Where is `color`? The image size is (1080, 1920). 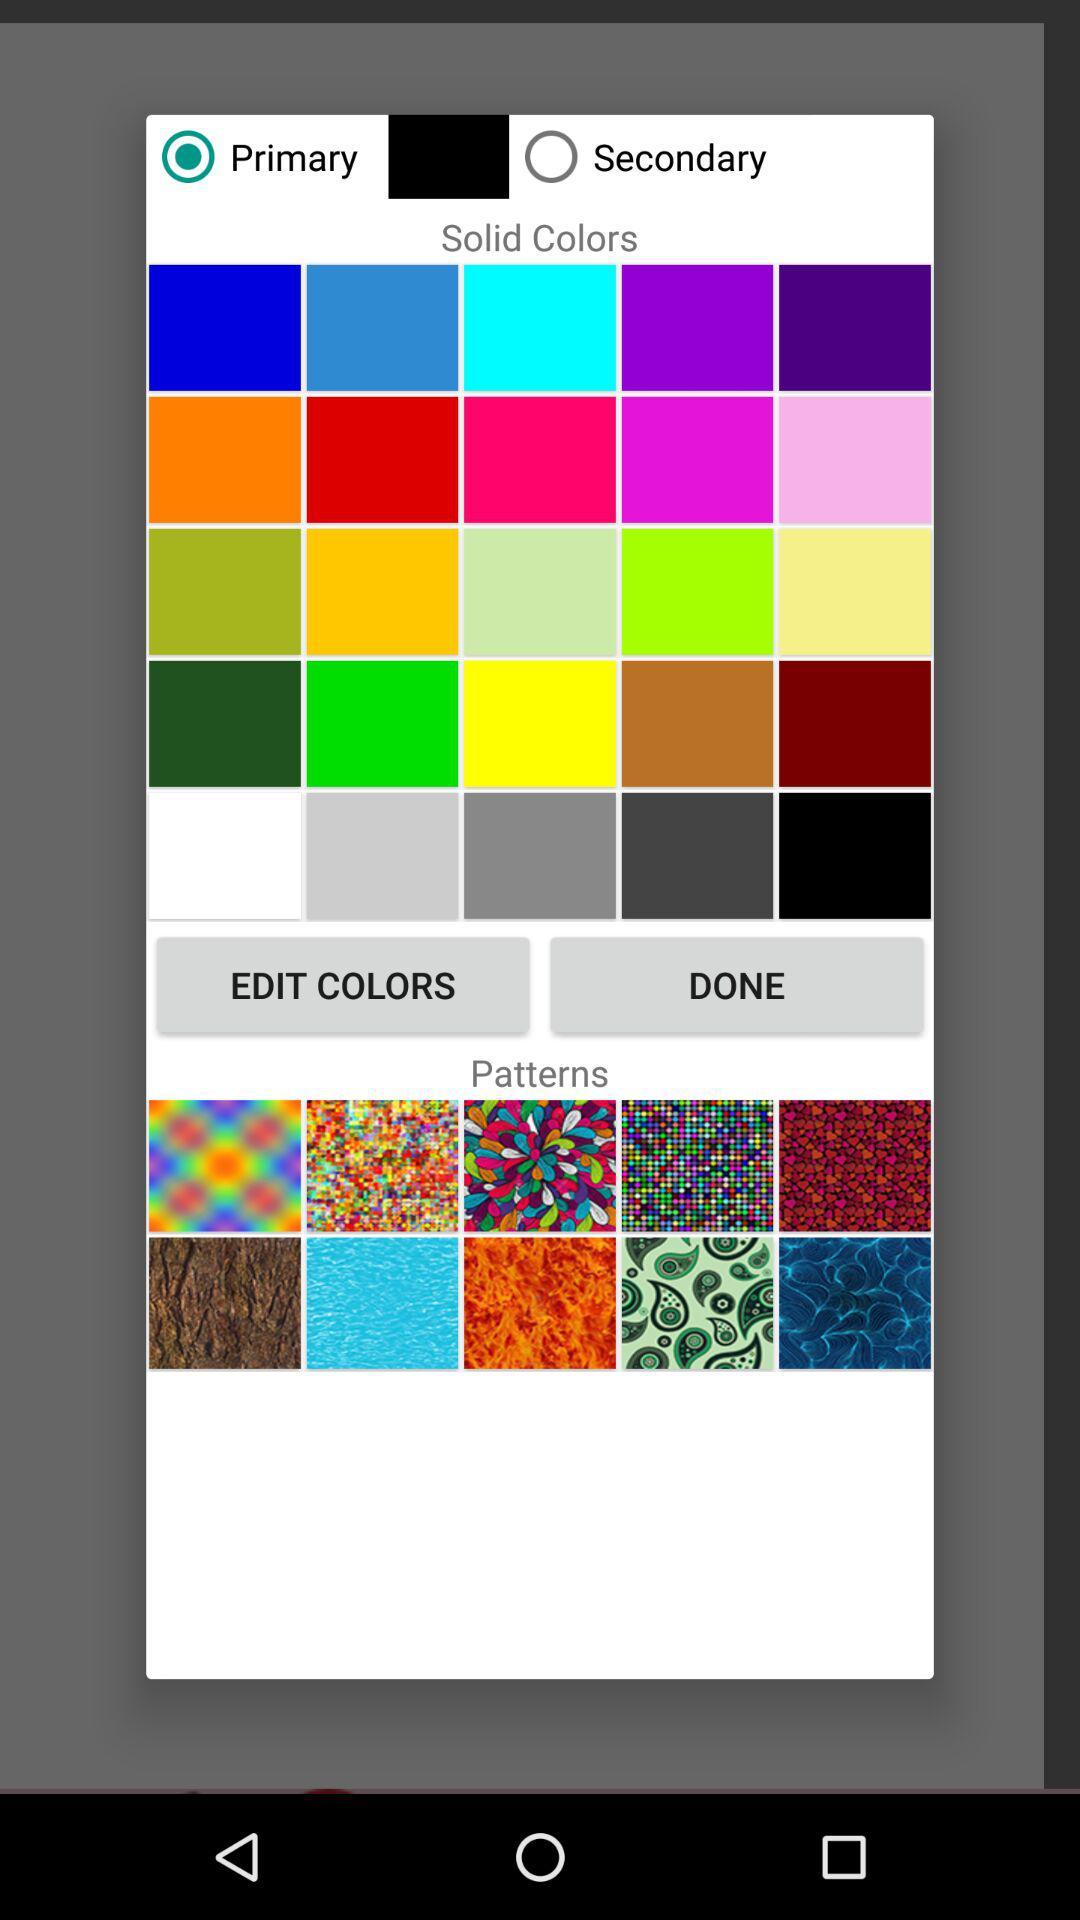
color is located at coordinates (855, 458).